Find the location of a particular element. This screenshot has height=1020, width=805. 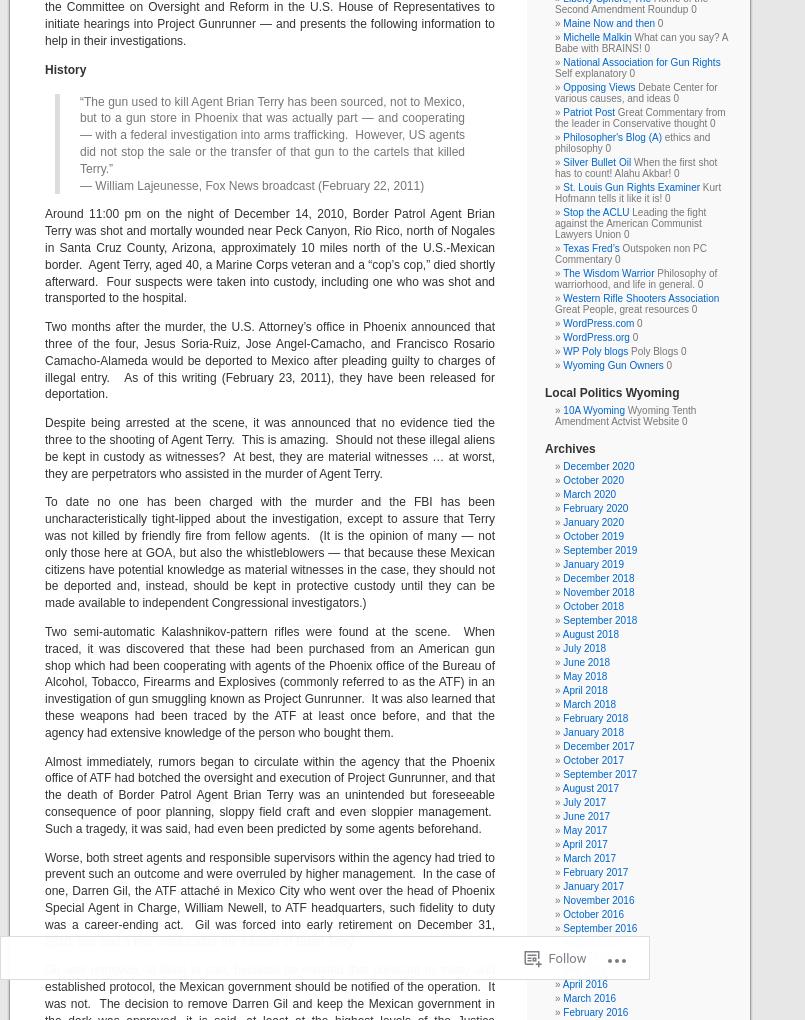

'January 2020' is located at coordinates (562, 521).